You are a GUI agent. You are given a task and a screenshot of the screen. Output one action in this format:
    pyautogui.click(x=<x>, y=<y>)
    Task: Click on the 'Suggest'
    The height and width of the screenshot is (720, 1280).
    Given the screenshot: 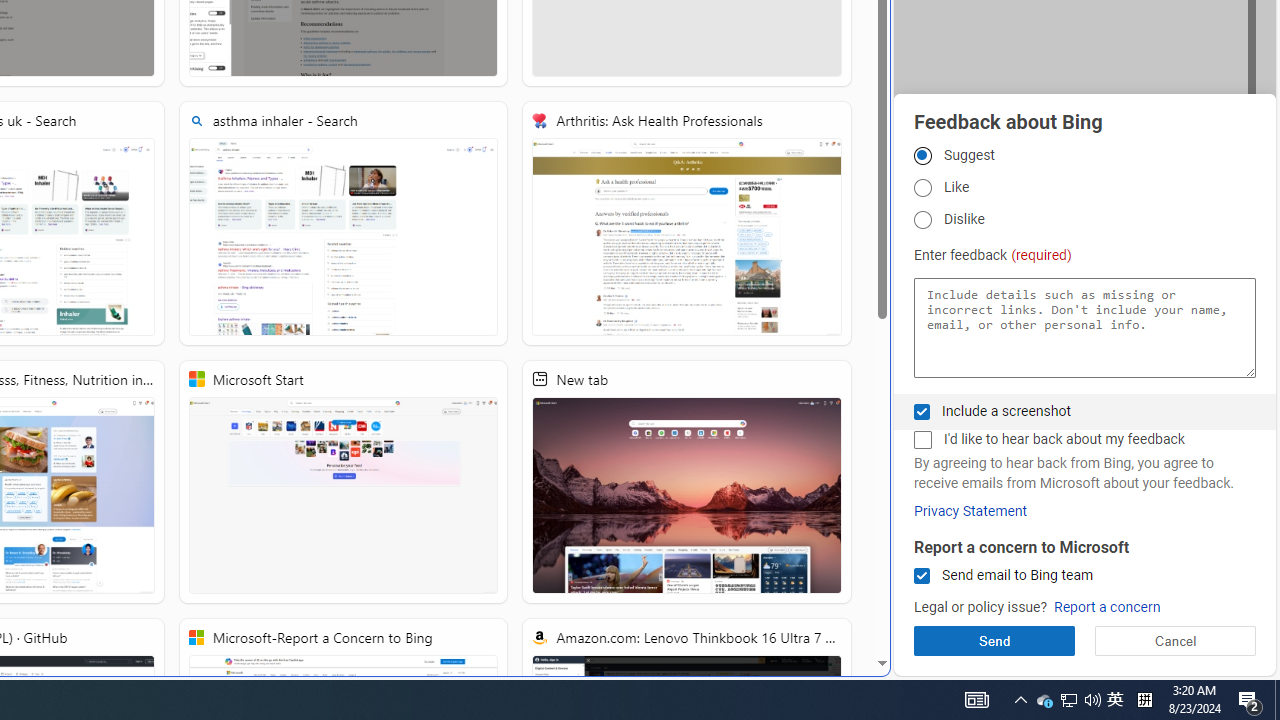 What is the action you would take?
    pyautogui.click(x=921, y=154)
    